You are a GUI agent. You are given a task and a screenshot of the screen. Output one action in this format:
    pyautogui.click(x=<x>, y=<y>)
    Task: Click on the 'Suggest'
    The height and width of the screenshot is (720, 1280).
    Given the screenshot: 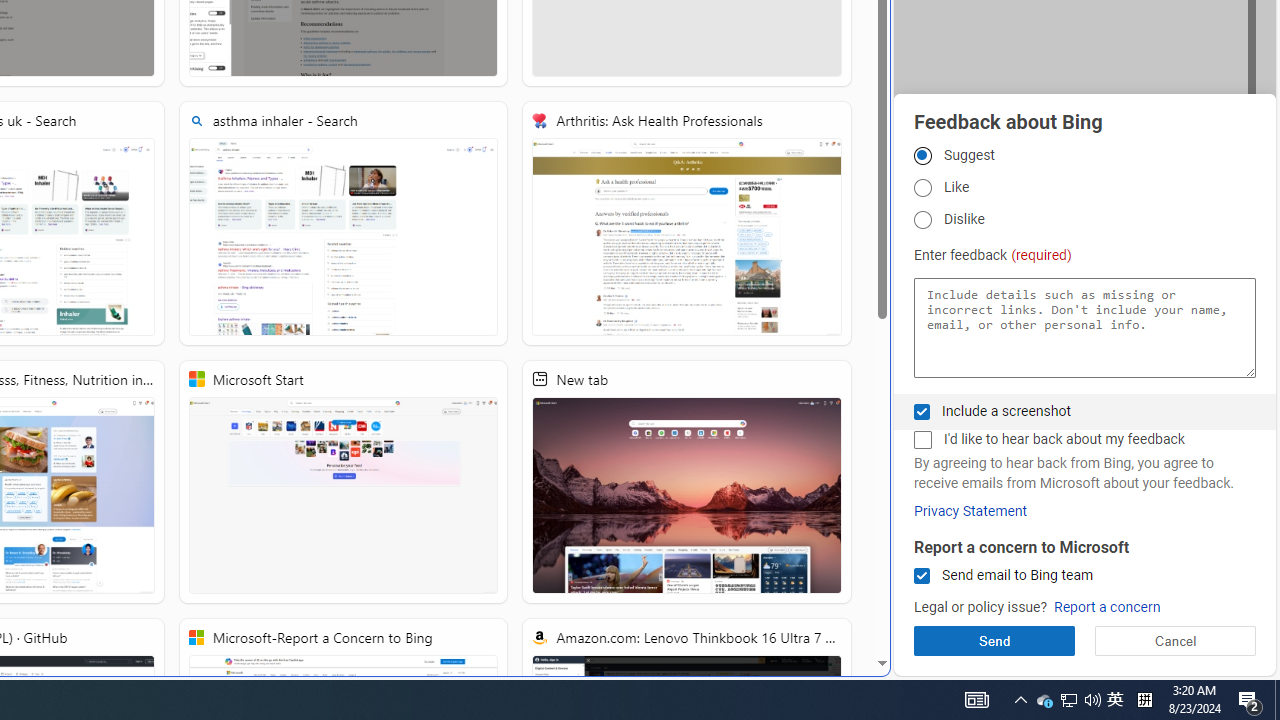 What is the action you would take?
    pyautogui.click(x=921, y=154)
    